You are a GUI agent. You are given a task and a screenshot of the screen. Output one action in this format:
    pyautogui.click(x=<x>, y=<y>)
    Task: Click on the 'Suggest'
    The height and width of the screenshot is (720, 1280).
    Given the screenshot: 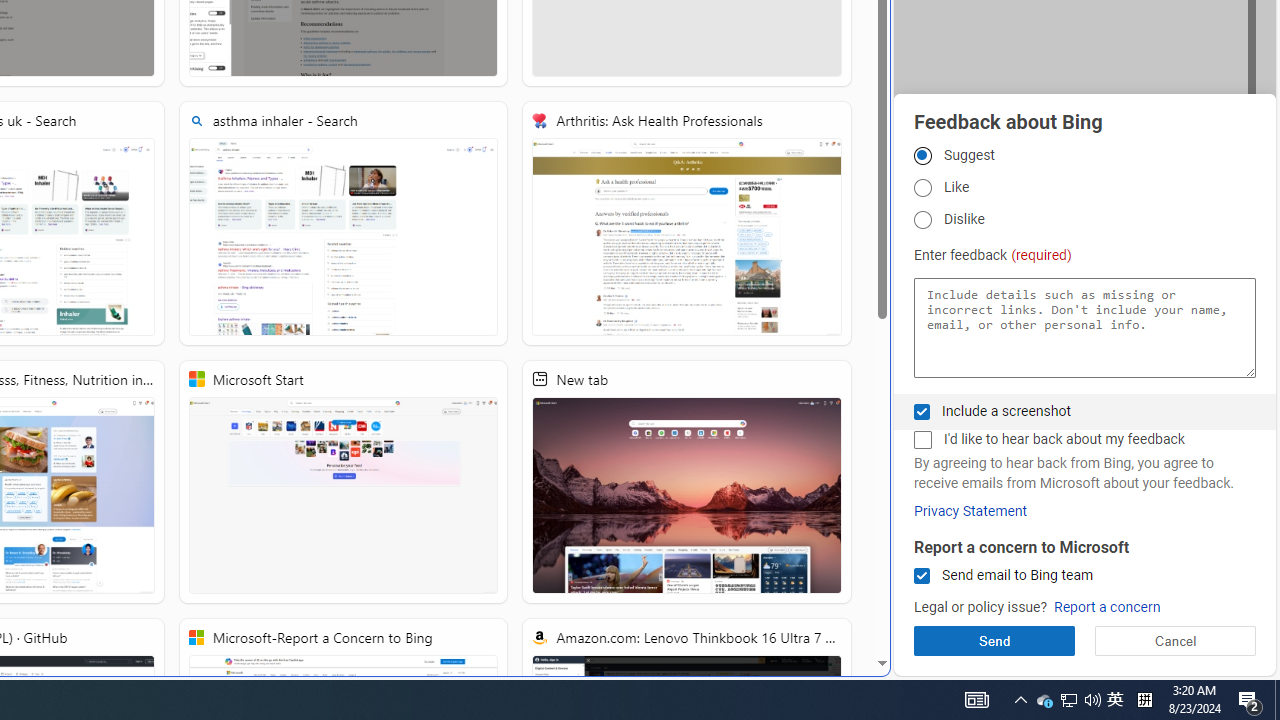 What is the action you would take?
    pyautogui.click(x=921, y=154)
    